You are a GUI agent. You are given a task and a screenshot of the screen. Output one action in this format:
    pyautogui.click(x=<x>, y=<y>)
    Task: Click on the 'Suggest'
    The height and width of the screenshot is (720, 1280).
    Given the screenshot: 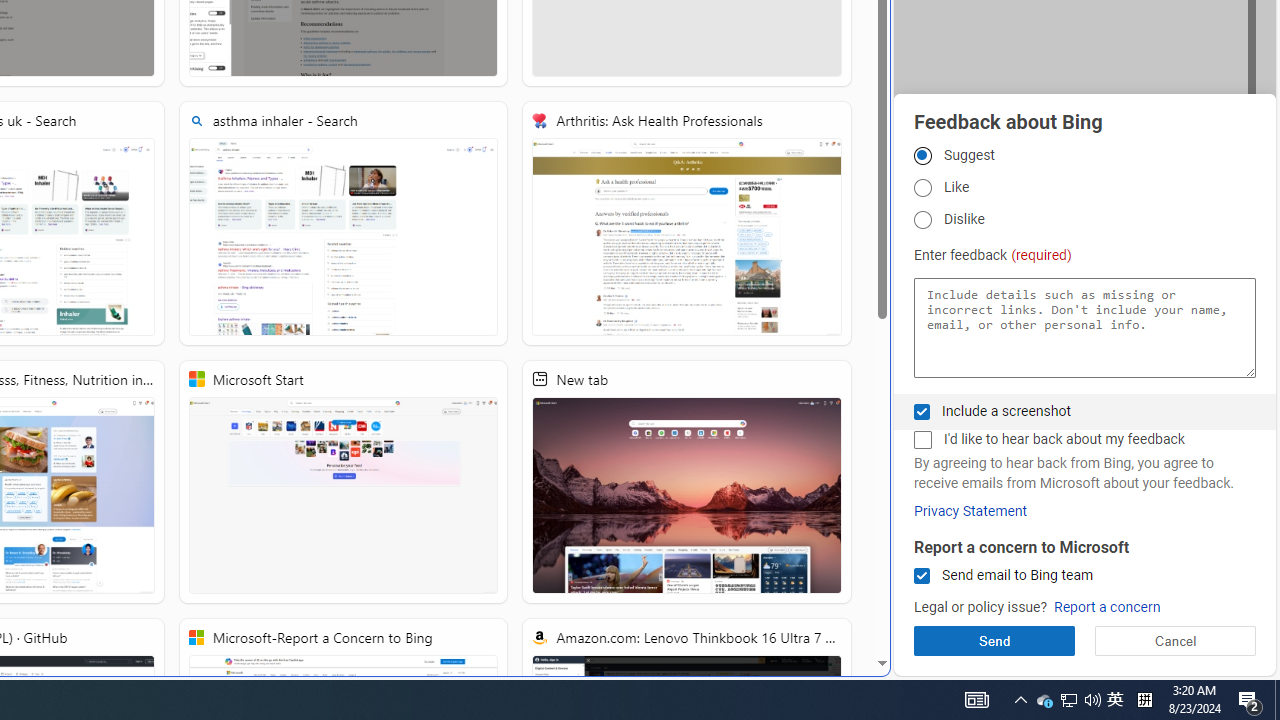 What is the action you would take?
    pyautogui.click(x=921, y=154)
    